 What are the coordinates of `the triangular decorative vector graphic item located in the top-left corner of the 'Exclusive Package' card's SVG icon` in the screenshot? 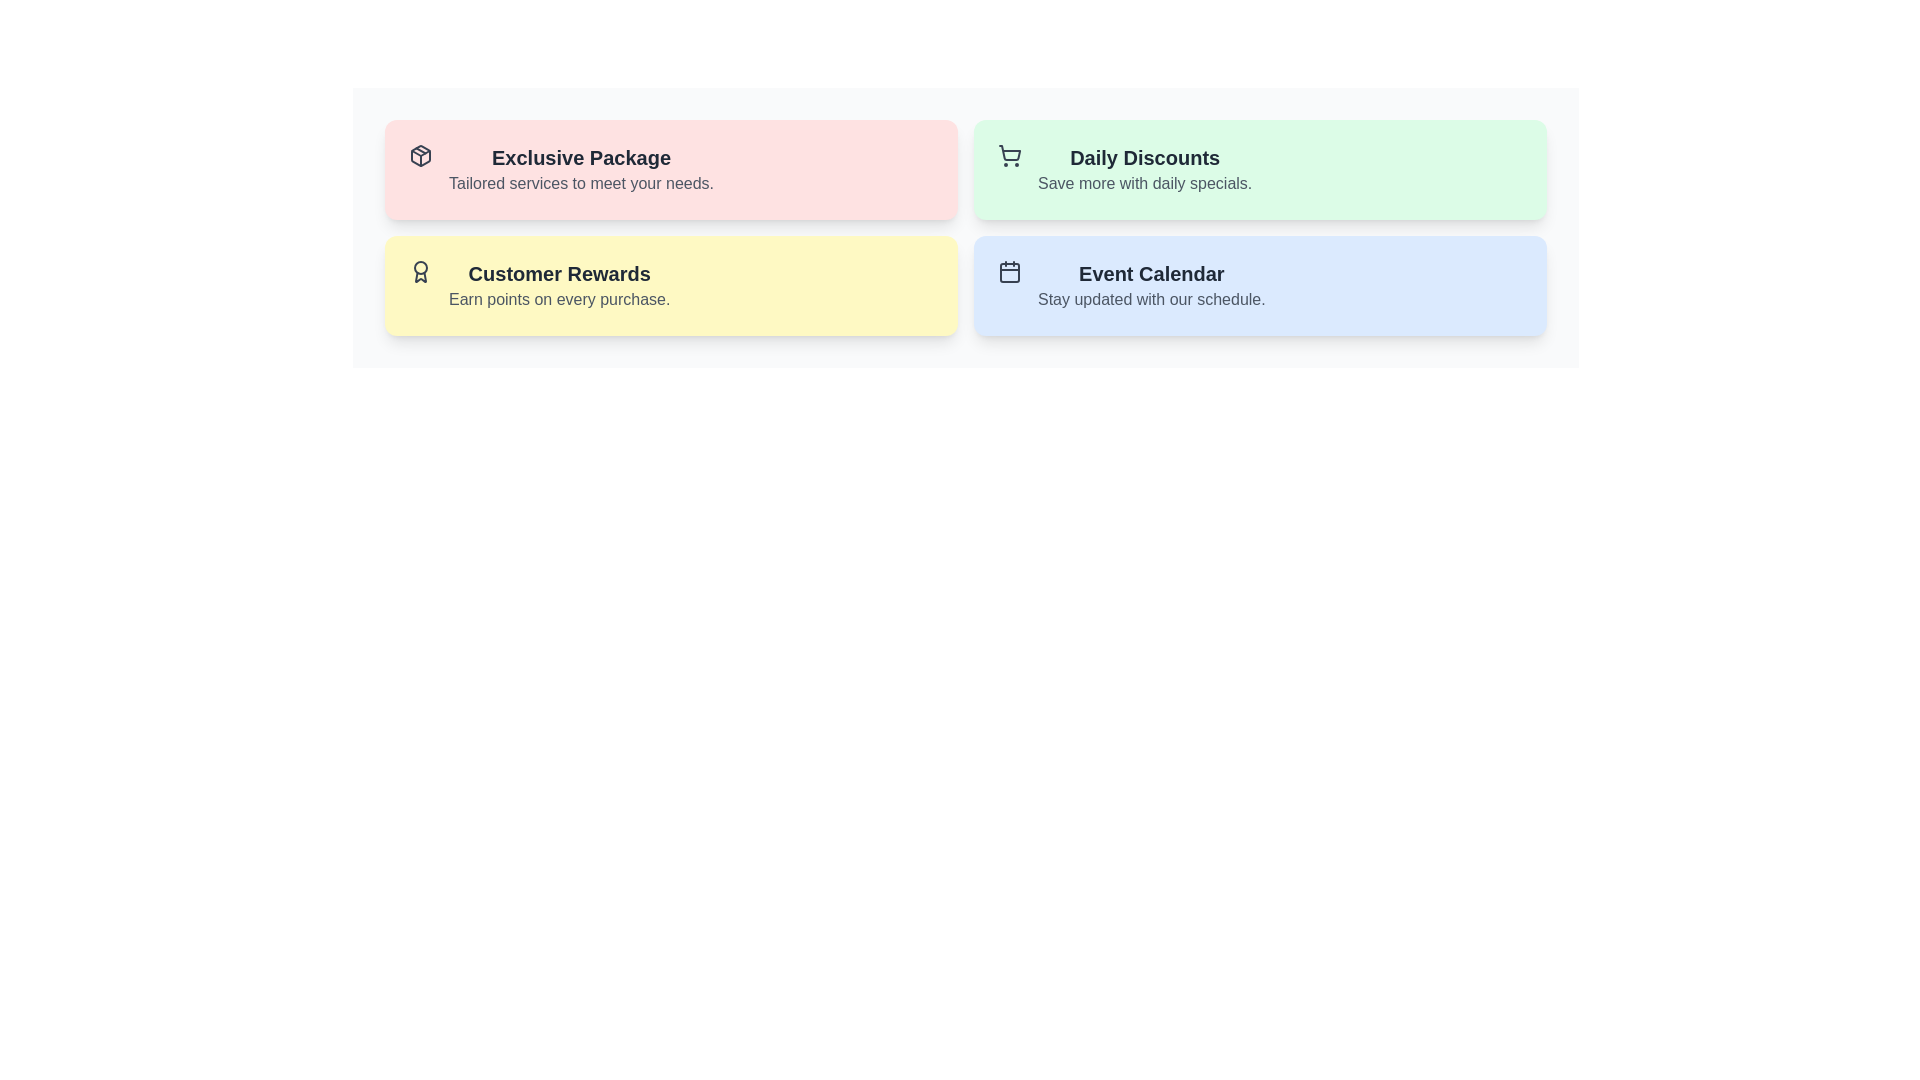 It's located at (420, 152).